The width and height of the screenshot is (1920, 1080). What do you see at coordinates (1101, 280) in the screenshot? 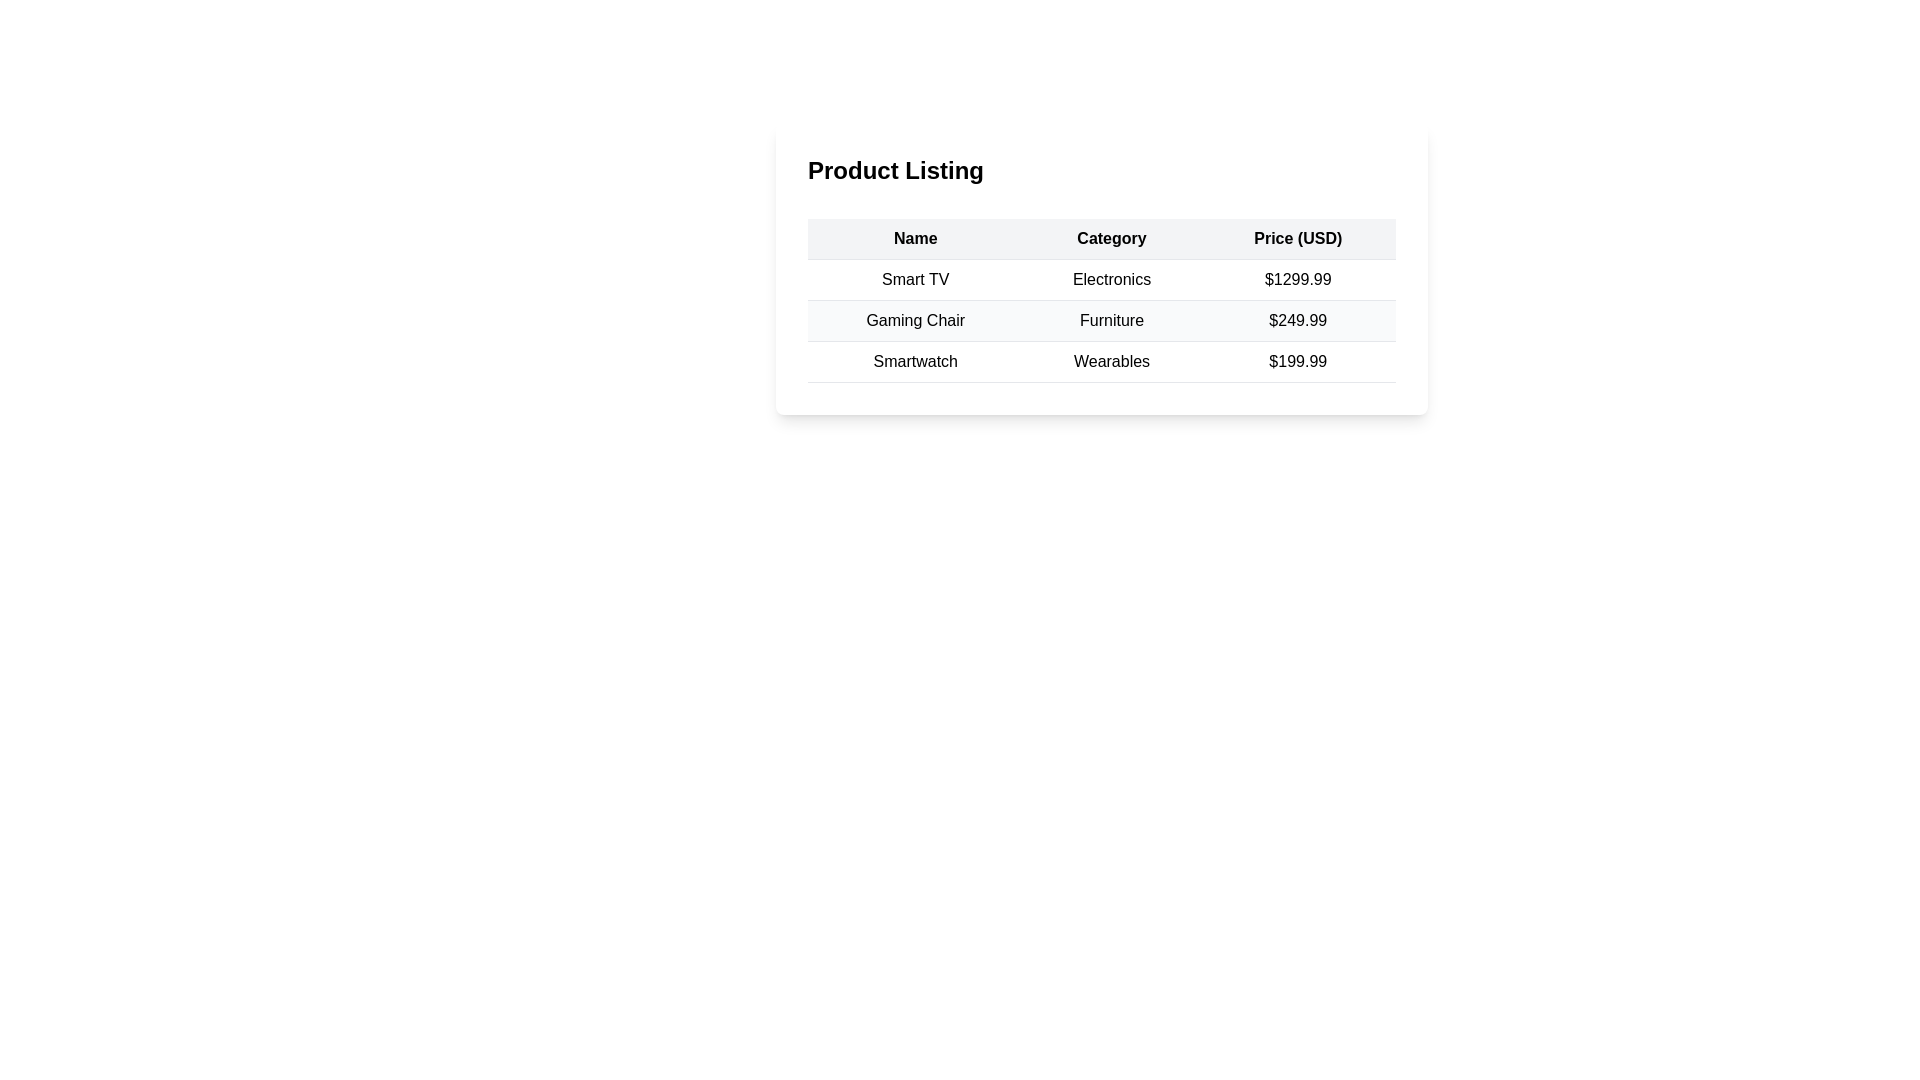
I see `the first row in the product listing table displaying 'Smart TV', 'Electronics', and '$1299.99'` at bounding box center [1101, 280].